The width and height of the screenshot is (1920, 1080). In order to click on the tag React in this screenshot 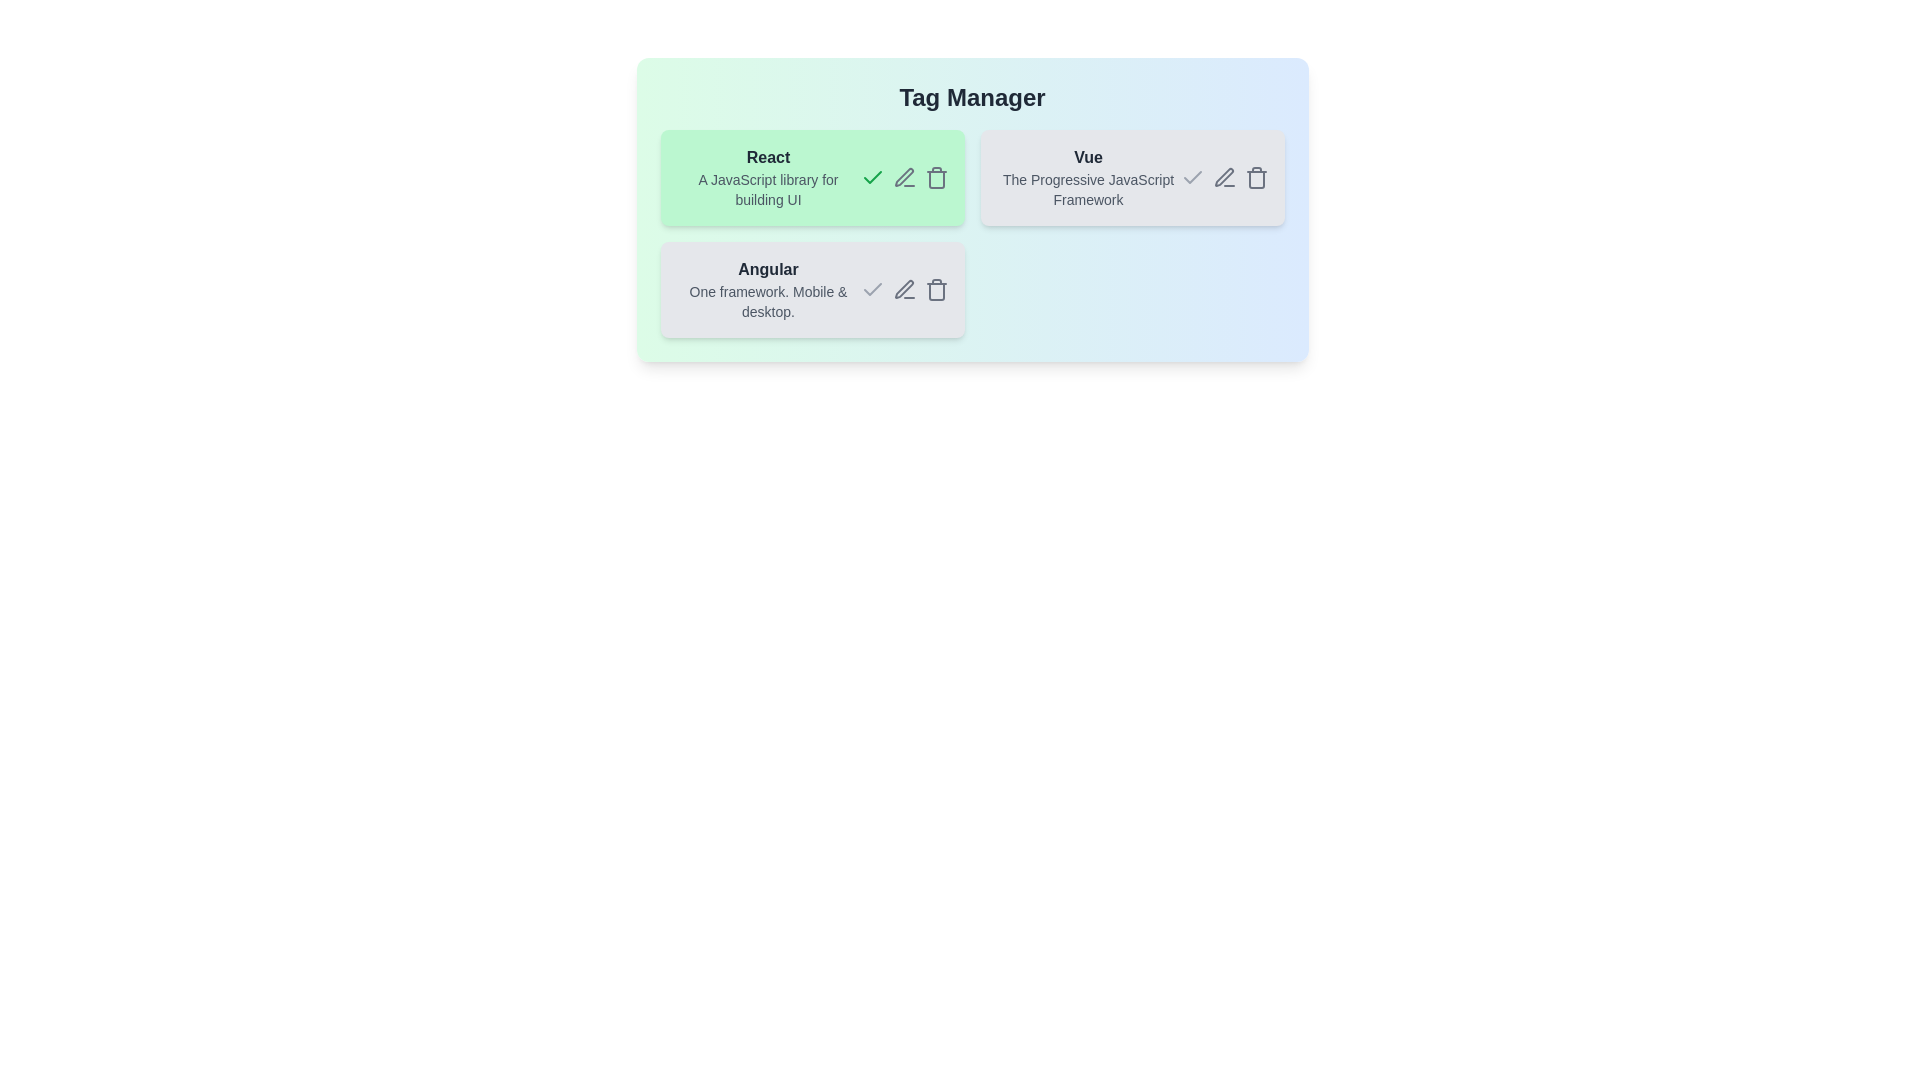, I will do `click(812, 176)`.